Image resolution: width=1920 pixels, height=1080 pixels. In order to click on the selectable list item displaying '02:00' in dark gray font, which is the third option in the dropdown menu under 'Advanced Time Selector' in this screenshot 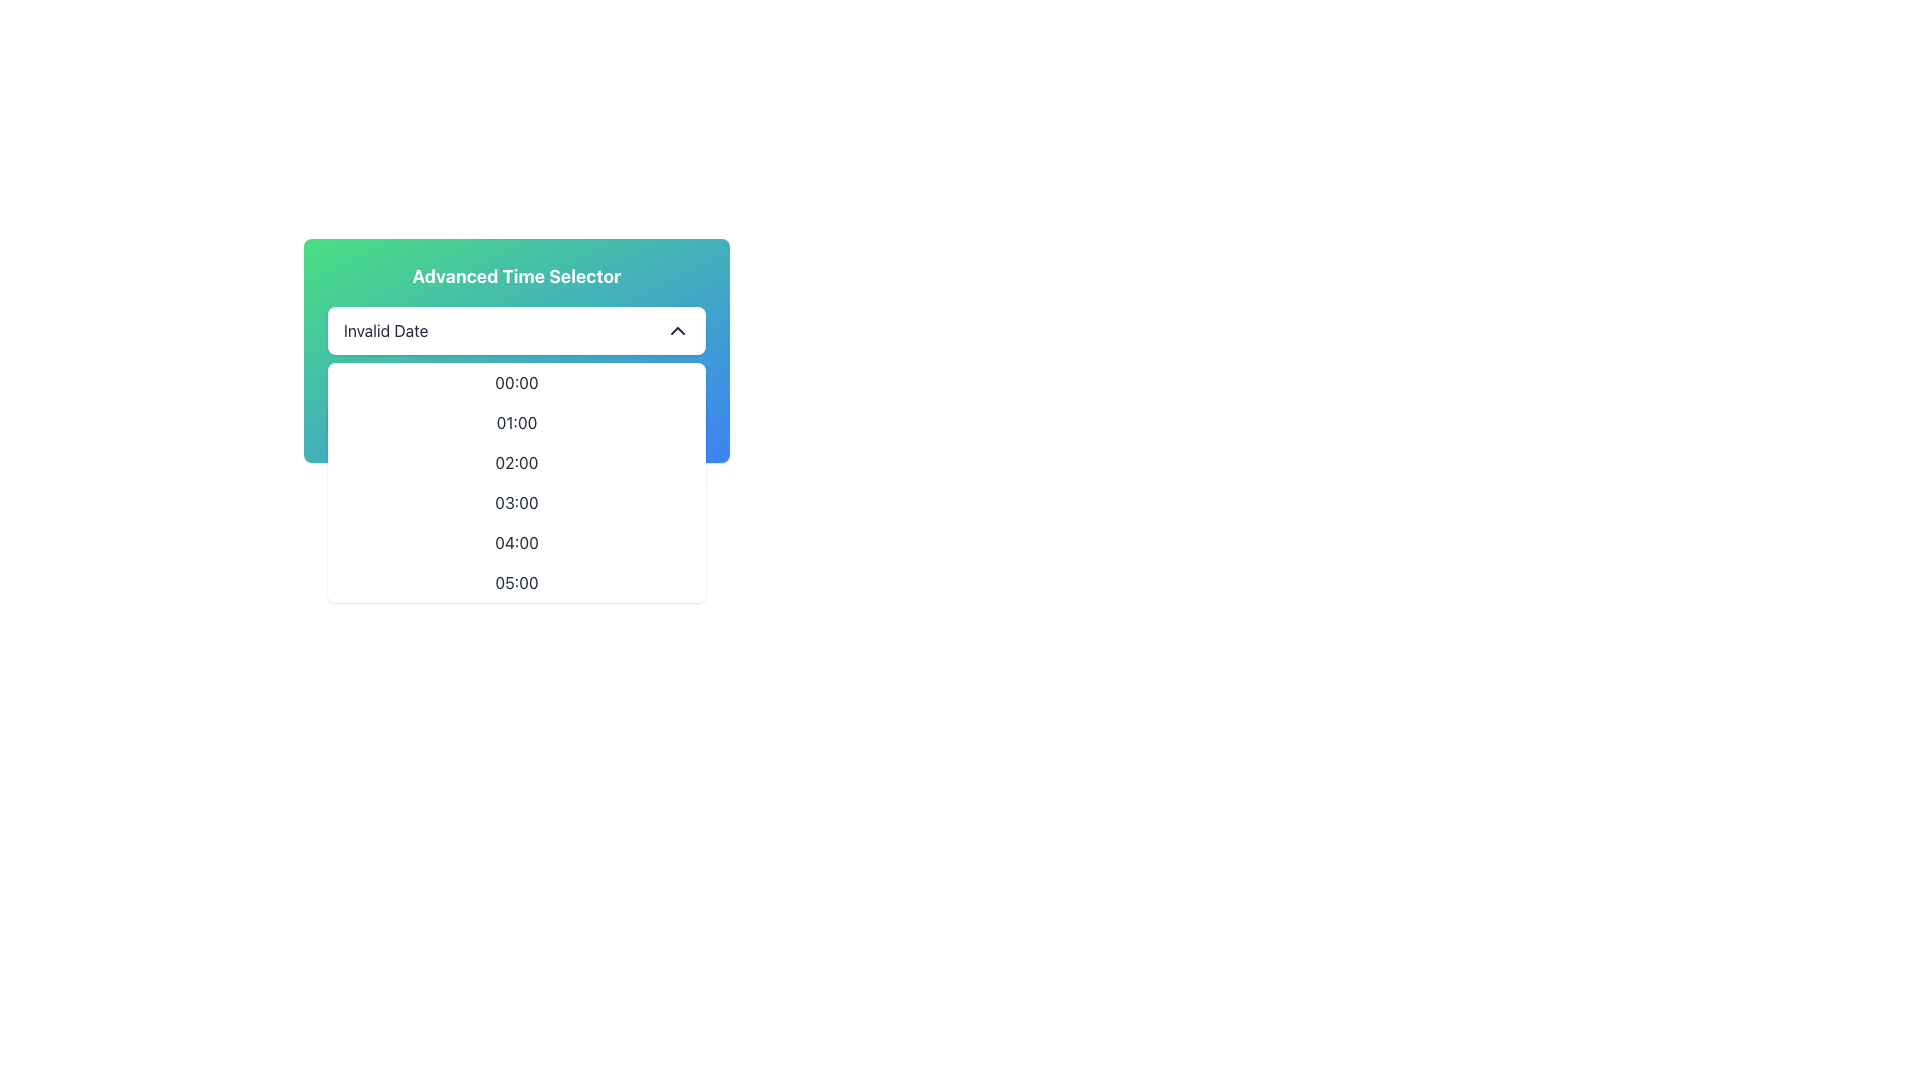, I will do `click(517, 462)`.